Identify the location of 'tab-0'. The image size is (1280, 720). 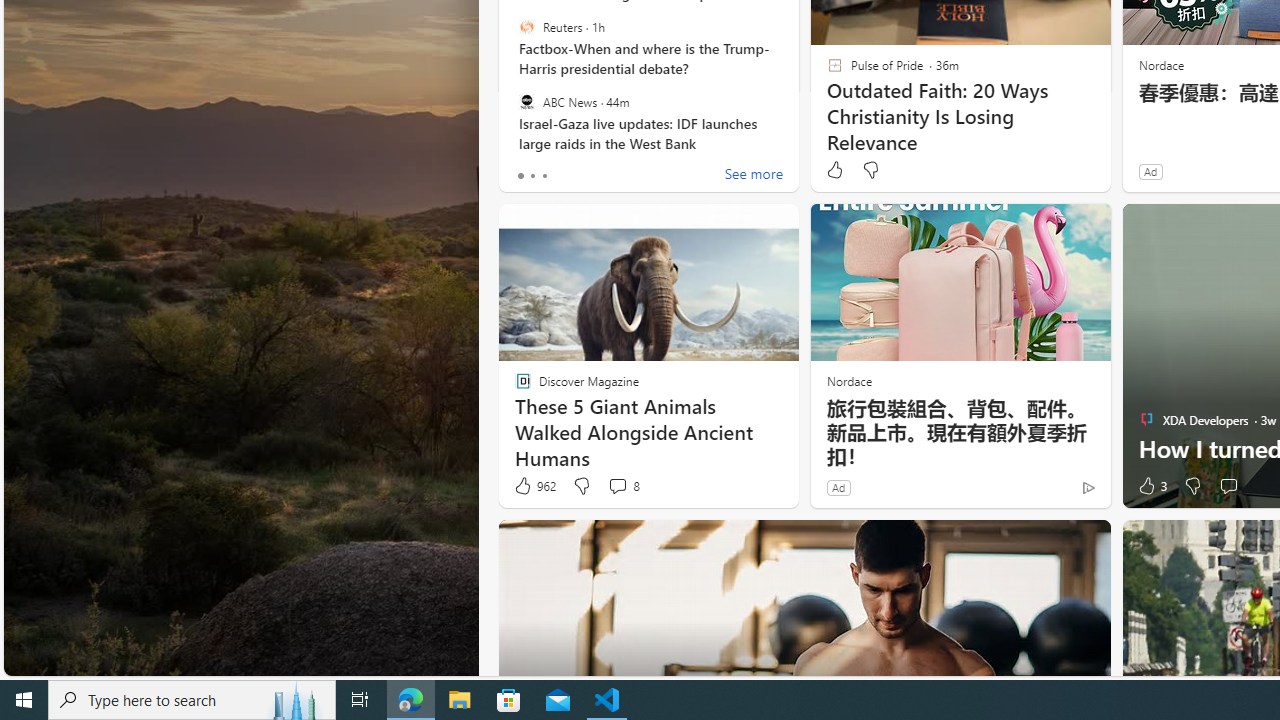
(520, 175).